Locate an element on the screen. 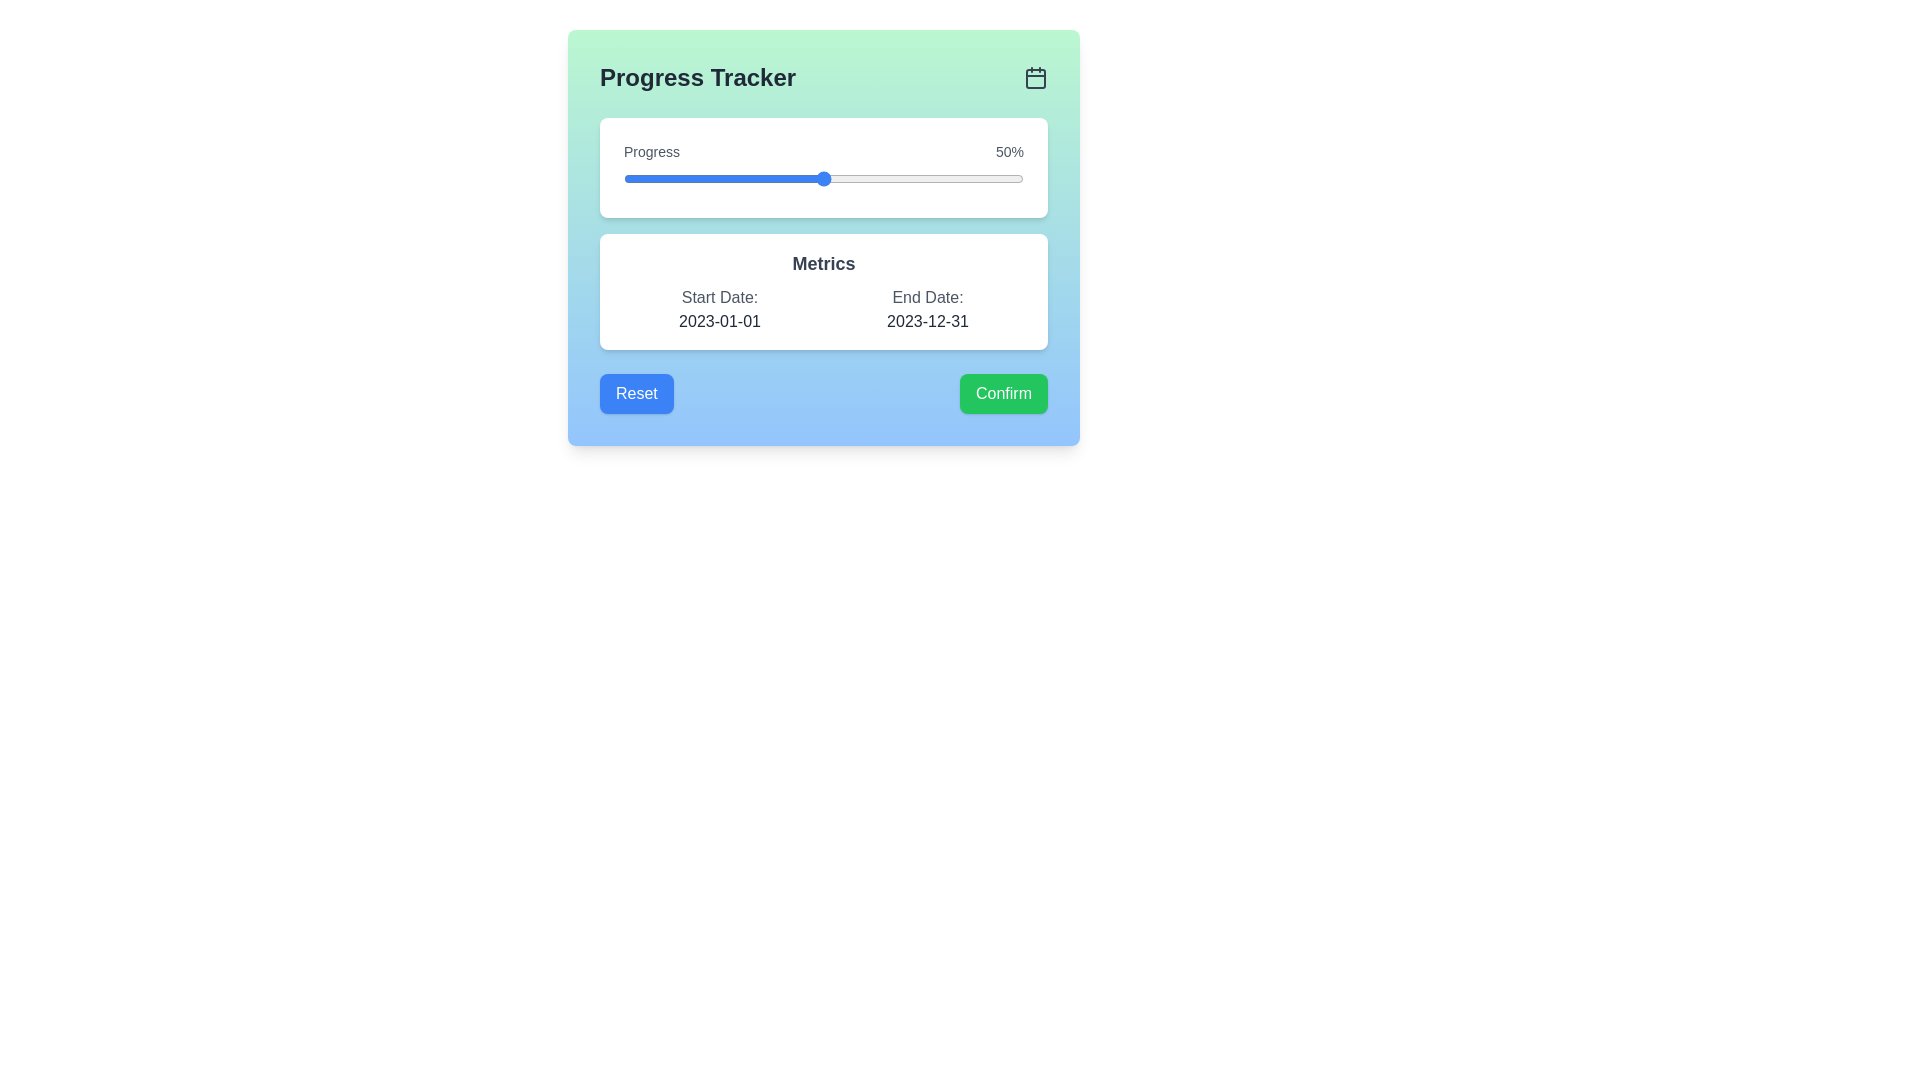 The height and width of the screenshot is (1080, 1920). the Text label displaying the progress percentage, which is located at the far-right end of the progress bar aligned with the label 'Progress' is located at coordinates (1009, 150).